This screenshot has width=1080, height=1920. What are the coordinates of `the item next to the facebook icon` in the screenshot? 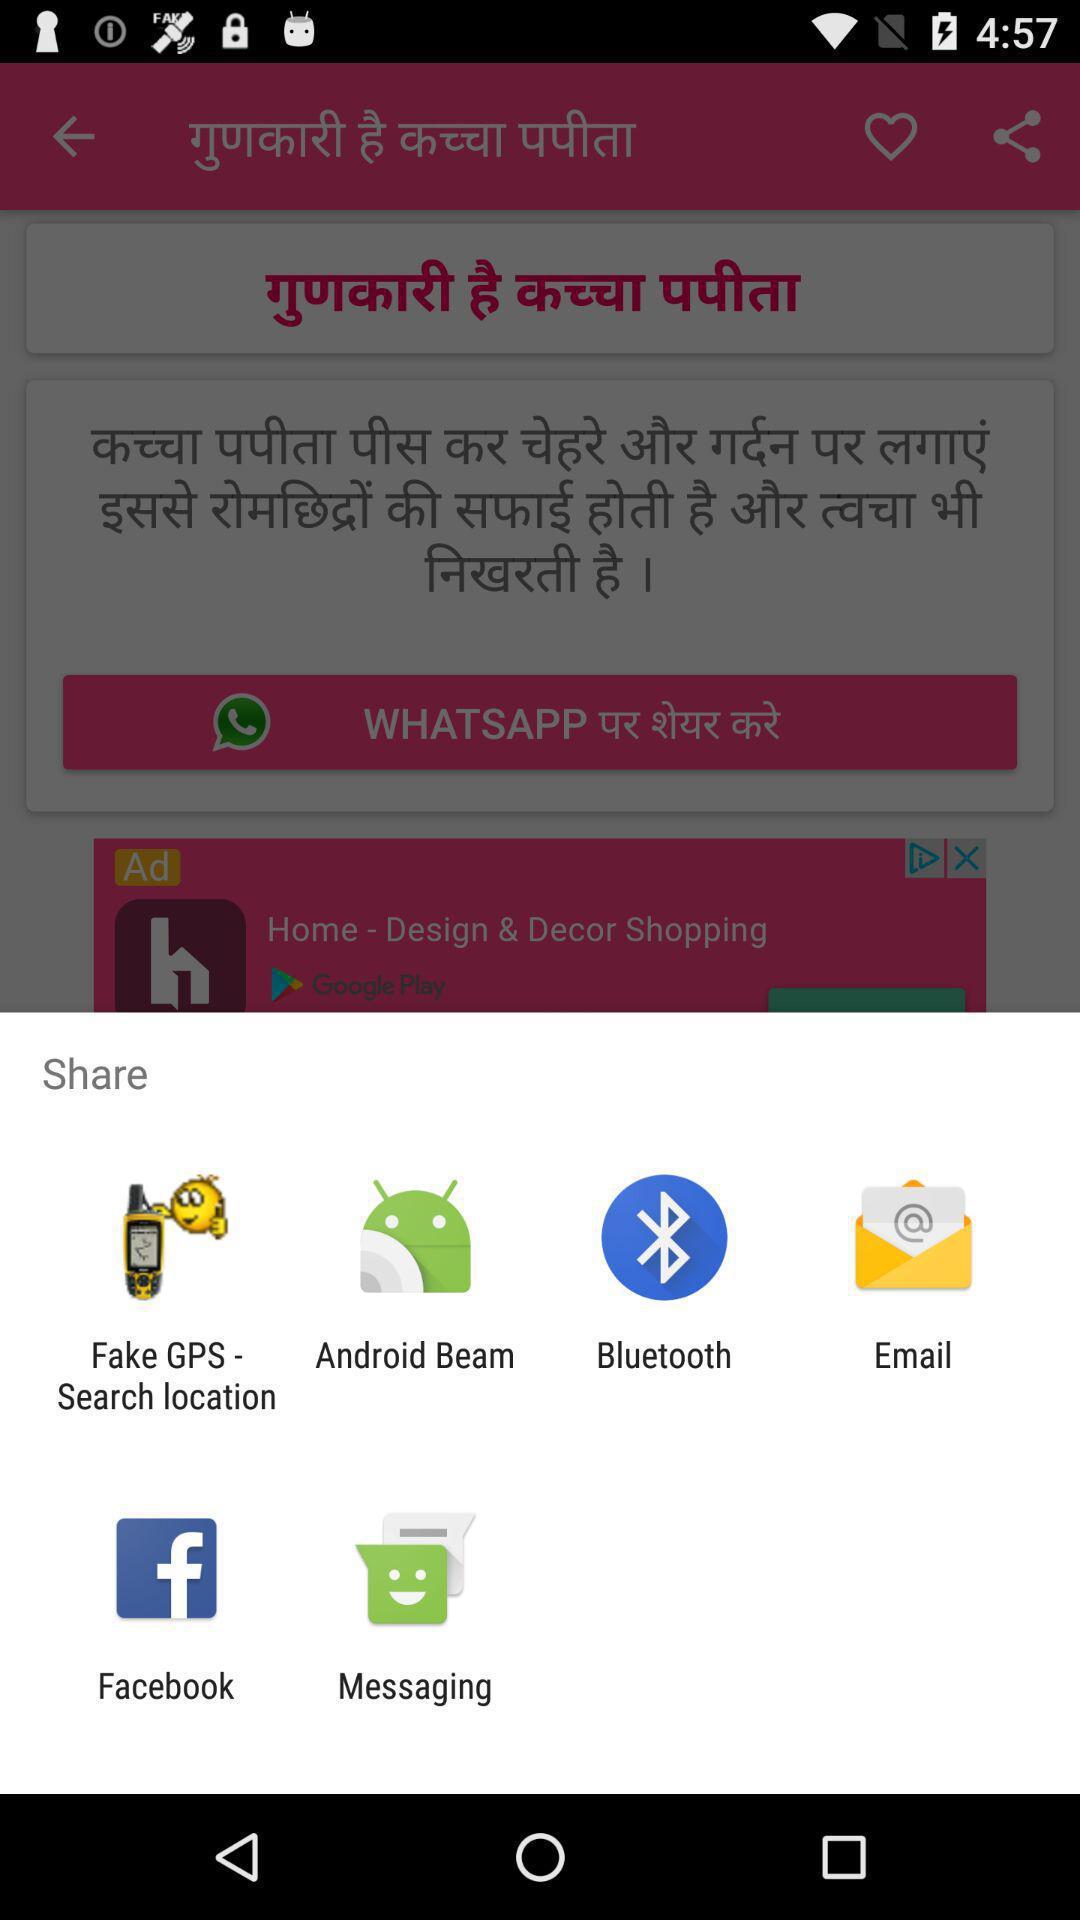 It's located at (414, 1705).